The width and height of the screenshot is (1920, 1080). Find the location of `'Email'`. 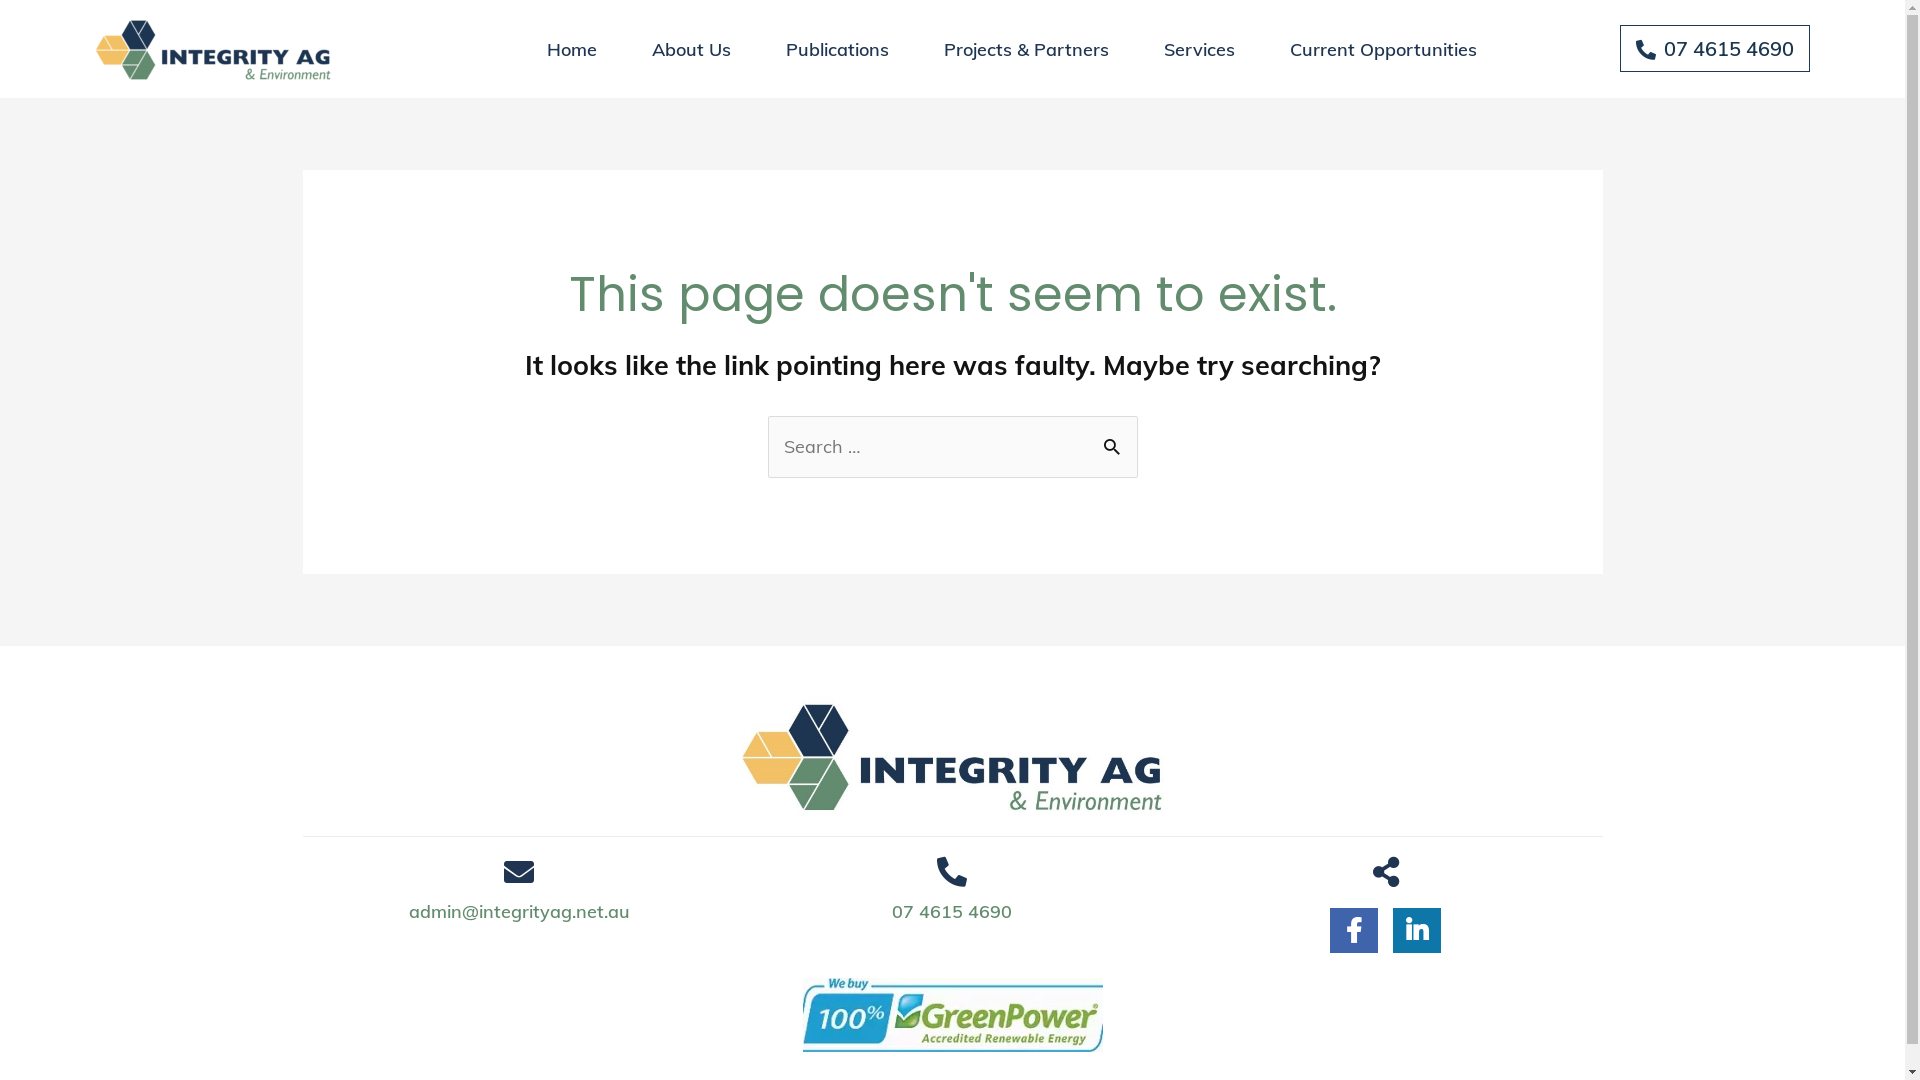

'Email' is located at coordinates (504, 870).